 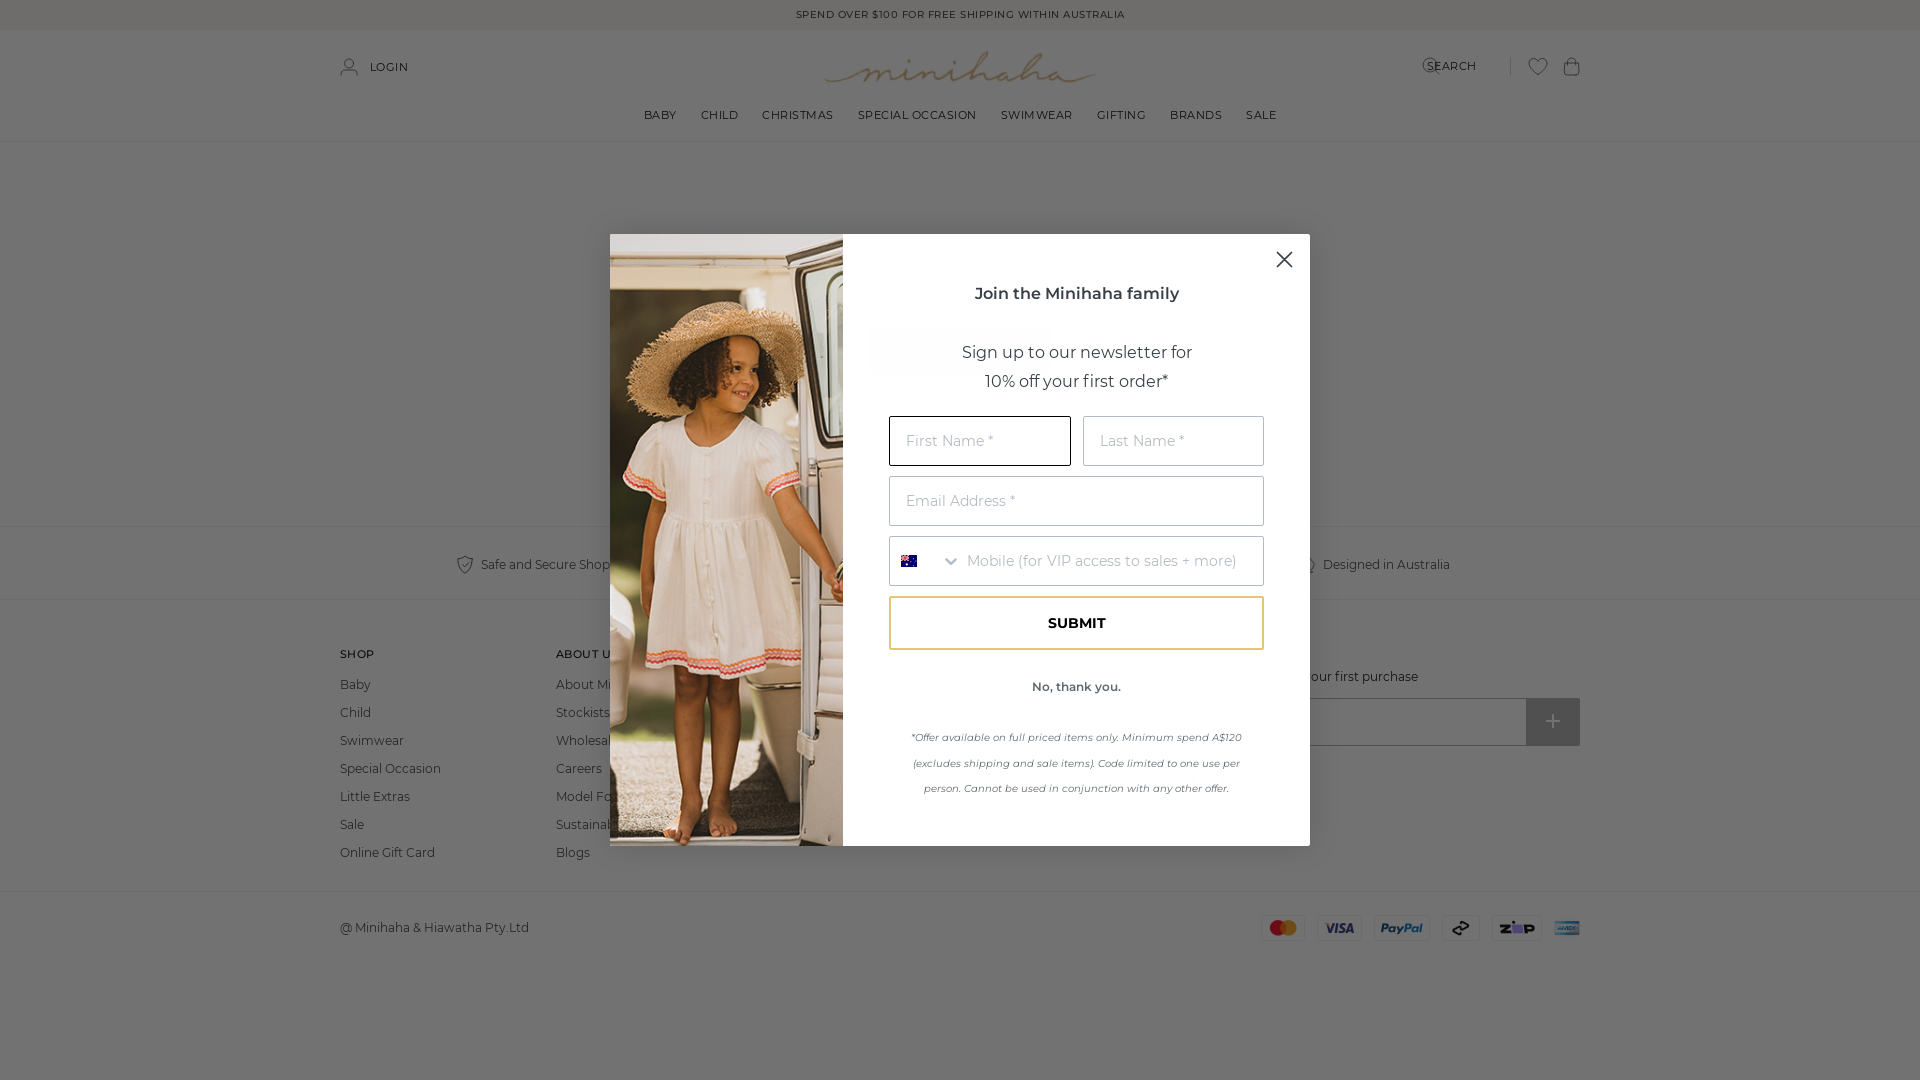 What do you see at coordinates (374, 795) in the screenshot?
I see `'Little Extras'` at bounding box center [374, 795].